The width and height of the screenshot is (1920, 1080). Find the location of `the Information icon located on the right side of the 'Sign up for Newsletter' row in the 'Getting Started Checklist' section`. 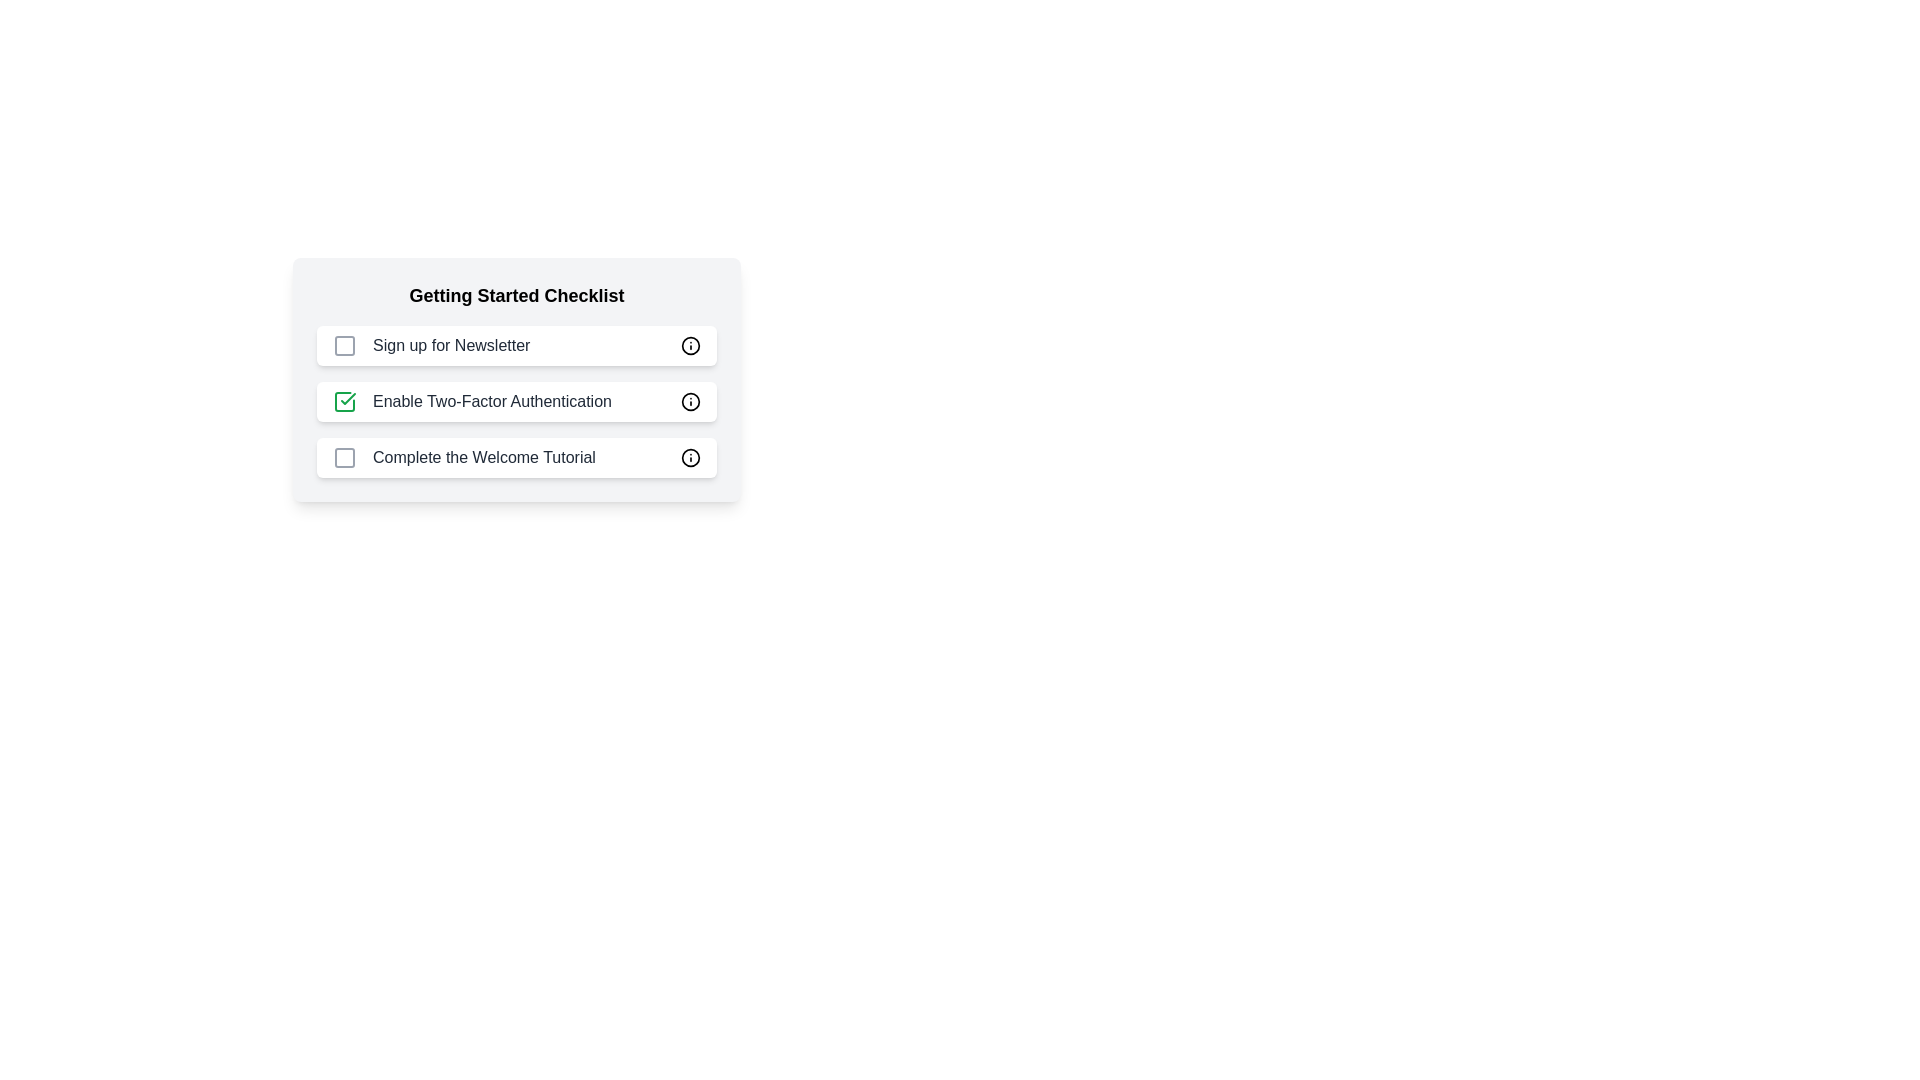

the Information icon located on the right side of the 'Sign up for Newsletter' row in the 'Getting Started Checklist' section is located at coordinates (691, 345).